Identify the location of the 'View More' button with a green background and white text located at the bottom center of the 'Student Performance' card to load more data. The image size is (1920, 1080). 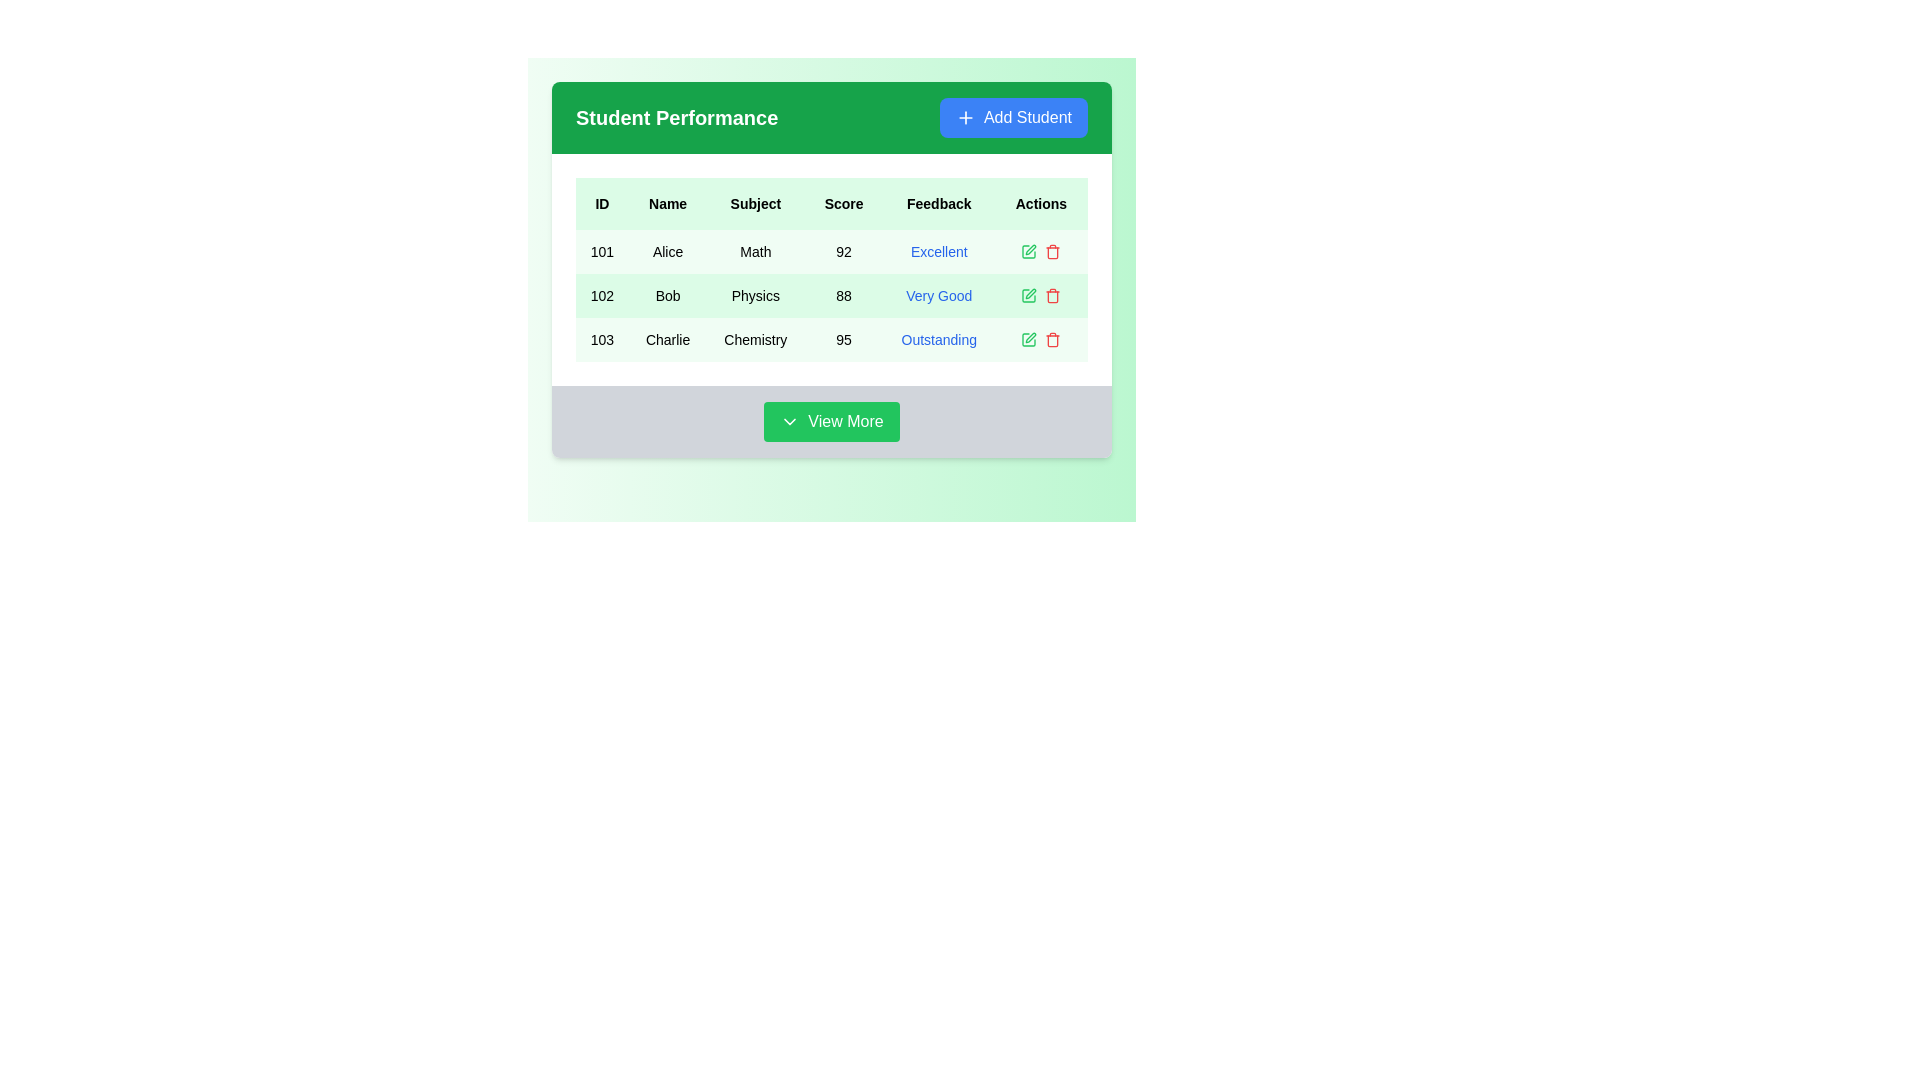
(831, 420).